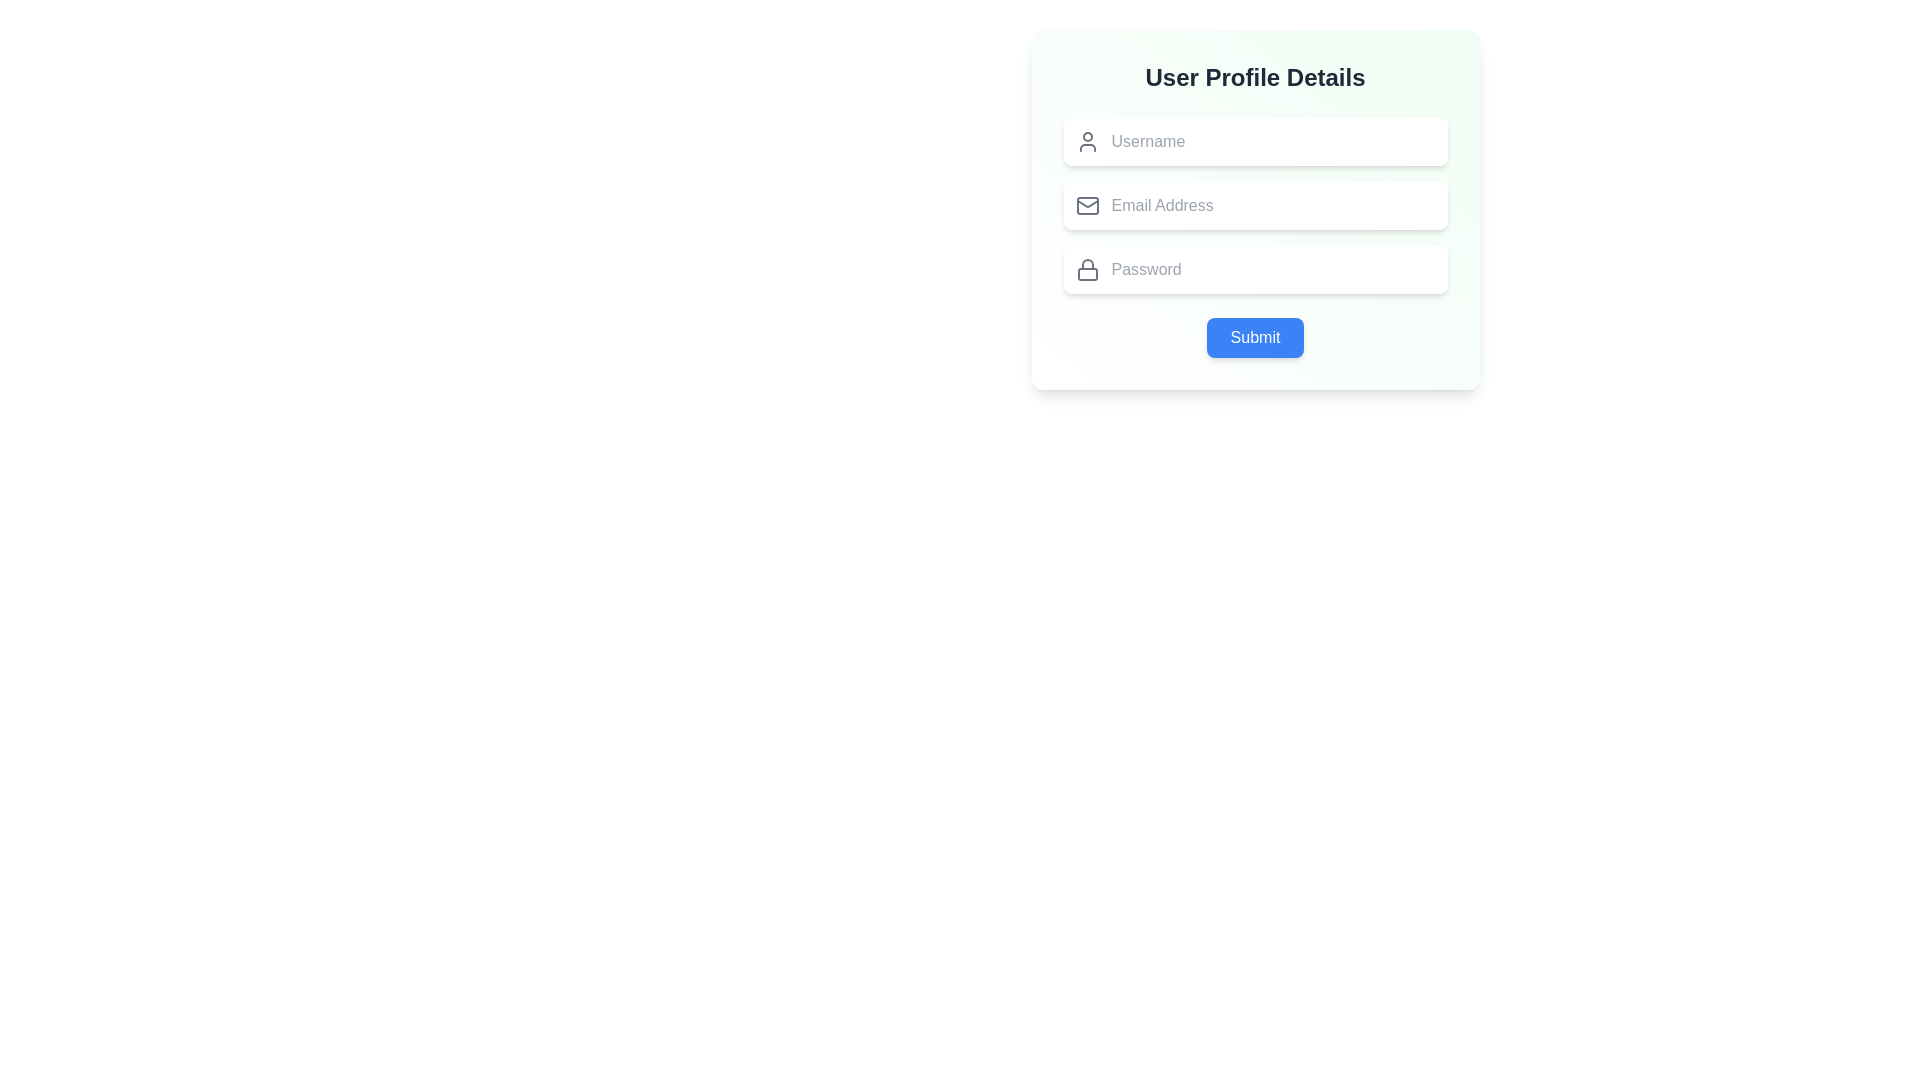 This screenshot has width=1920, height=1080. What do you see at coordinates (1086, 205) in the screenshot?
I see `the mail icon, which is represented by a gray envelope shape located to the left of the 'Email Address' input field` at bounding box center [1086, 205].